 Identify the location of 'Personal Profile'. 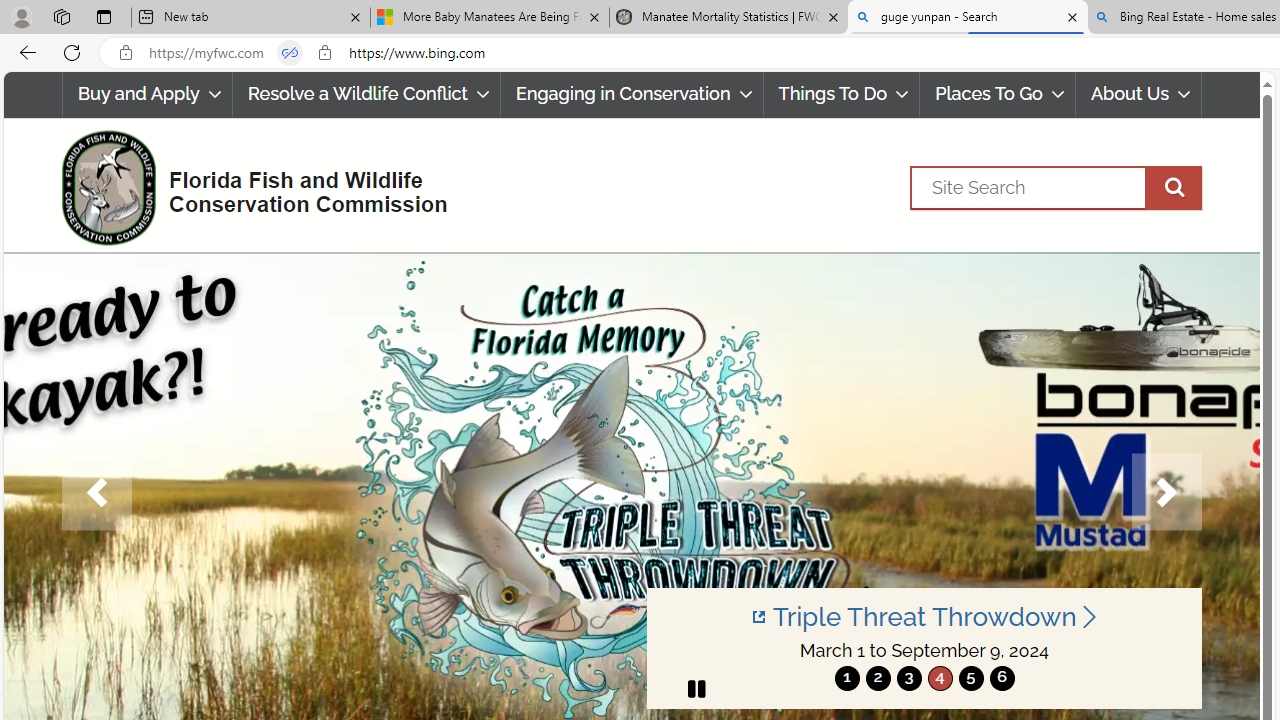
(21, 16).